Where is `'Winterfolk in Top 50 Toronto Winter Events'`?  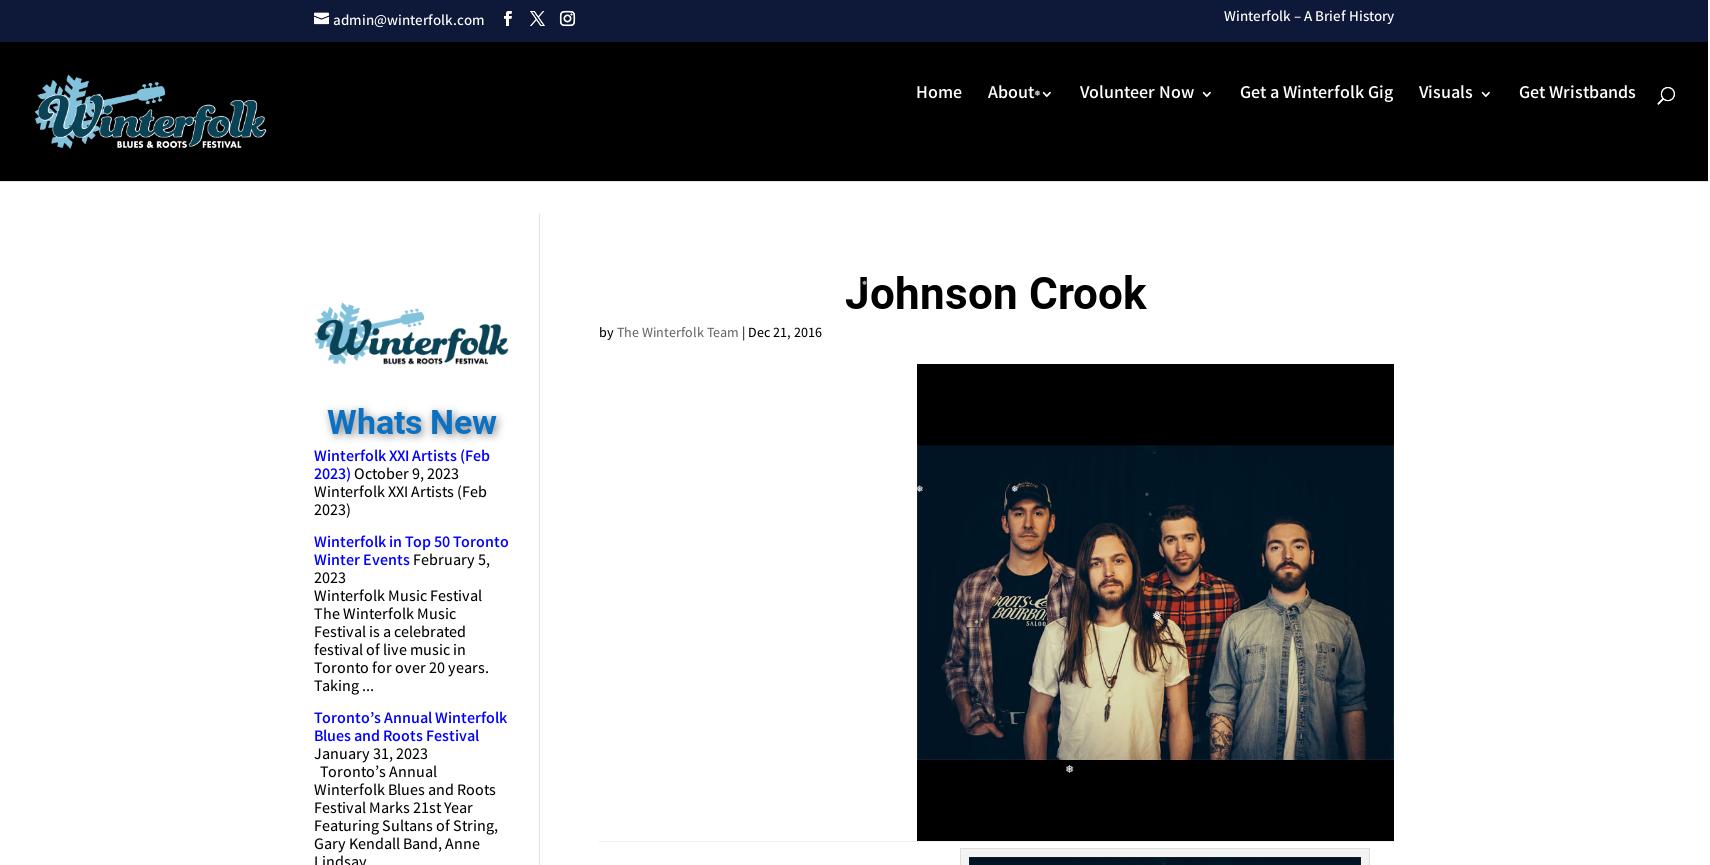
'Winterfolk in Top 50 Toronto Winter Events' is located at coordinates (410, 551).